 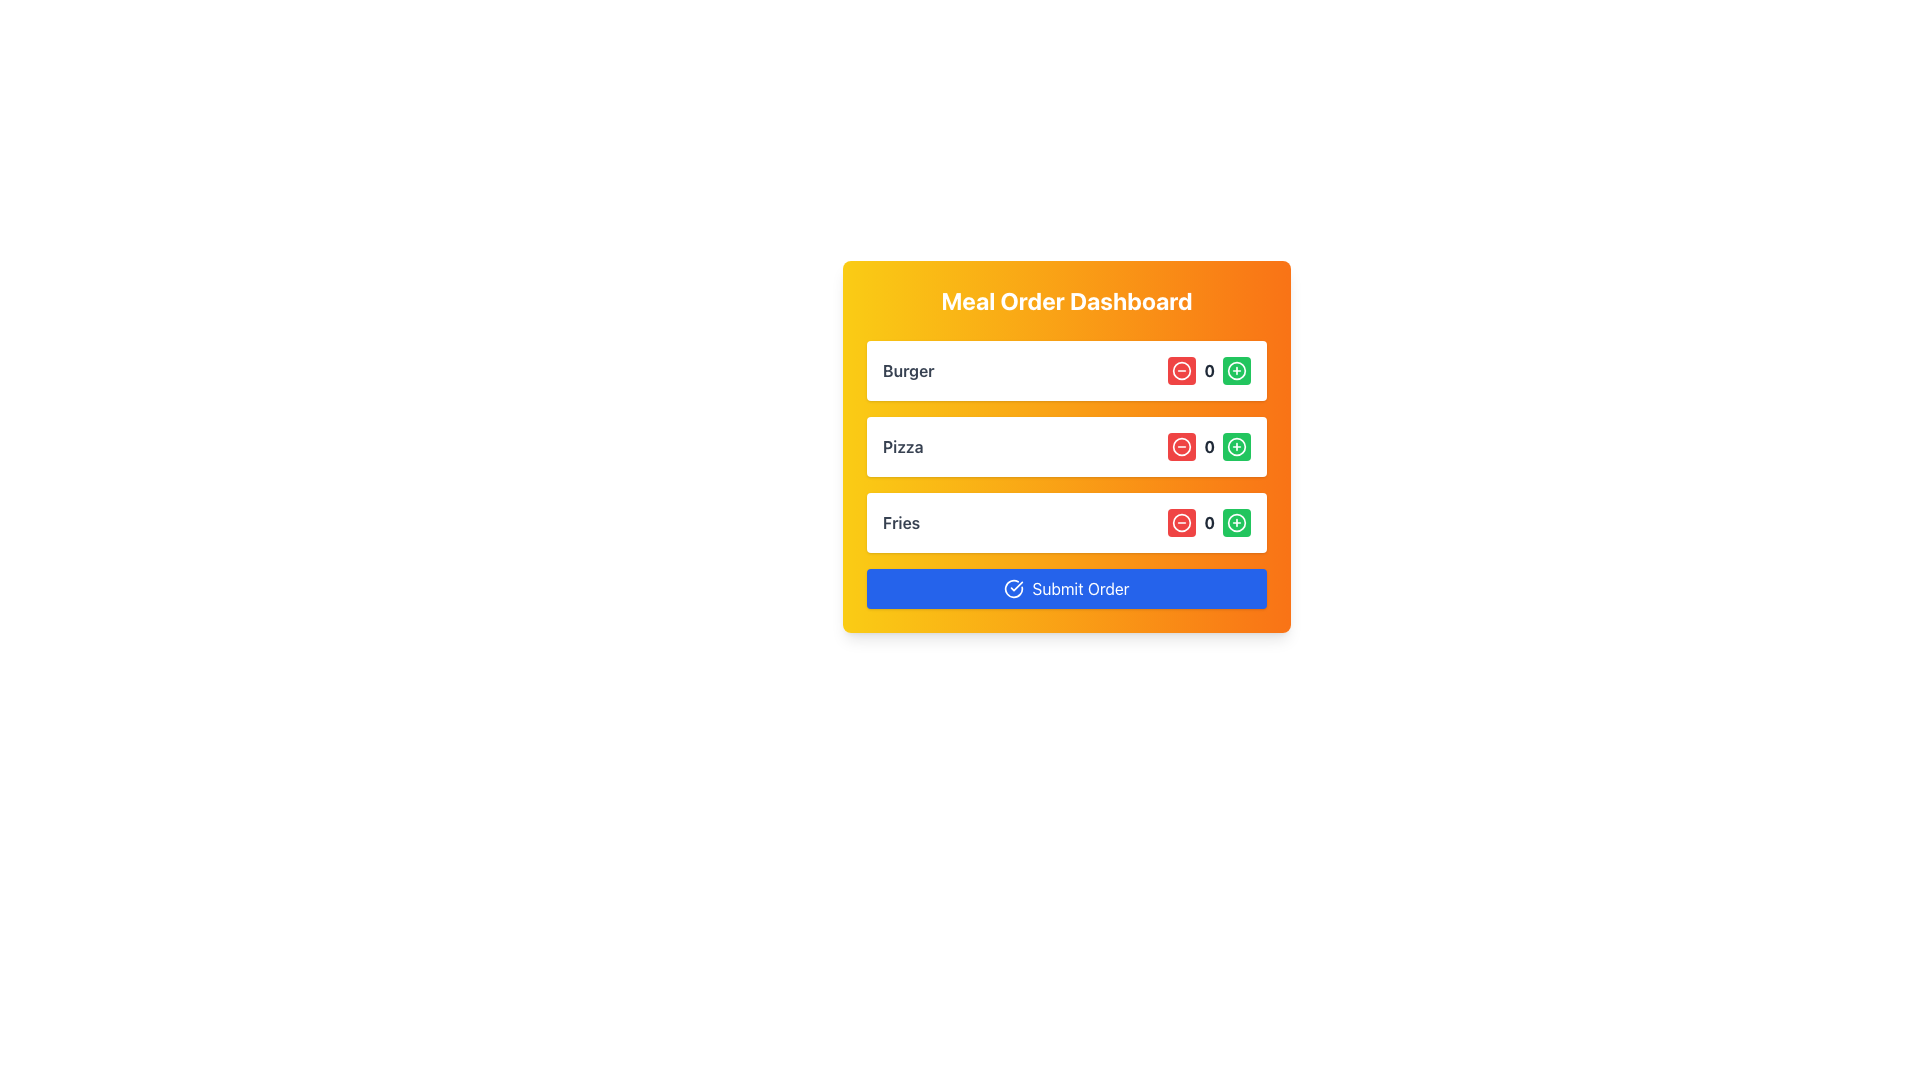 I want to click on the increment button for 'Burger', so click(x=1236, y=370).